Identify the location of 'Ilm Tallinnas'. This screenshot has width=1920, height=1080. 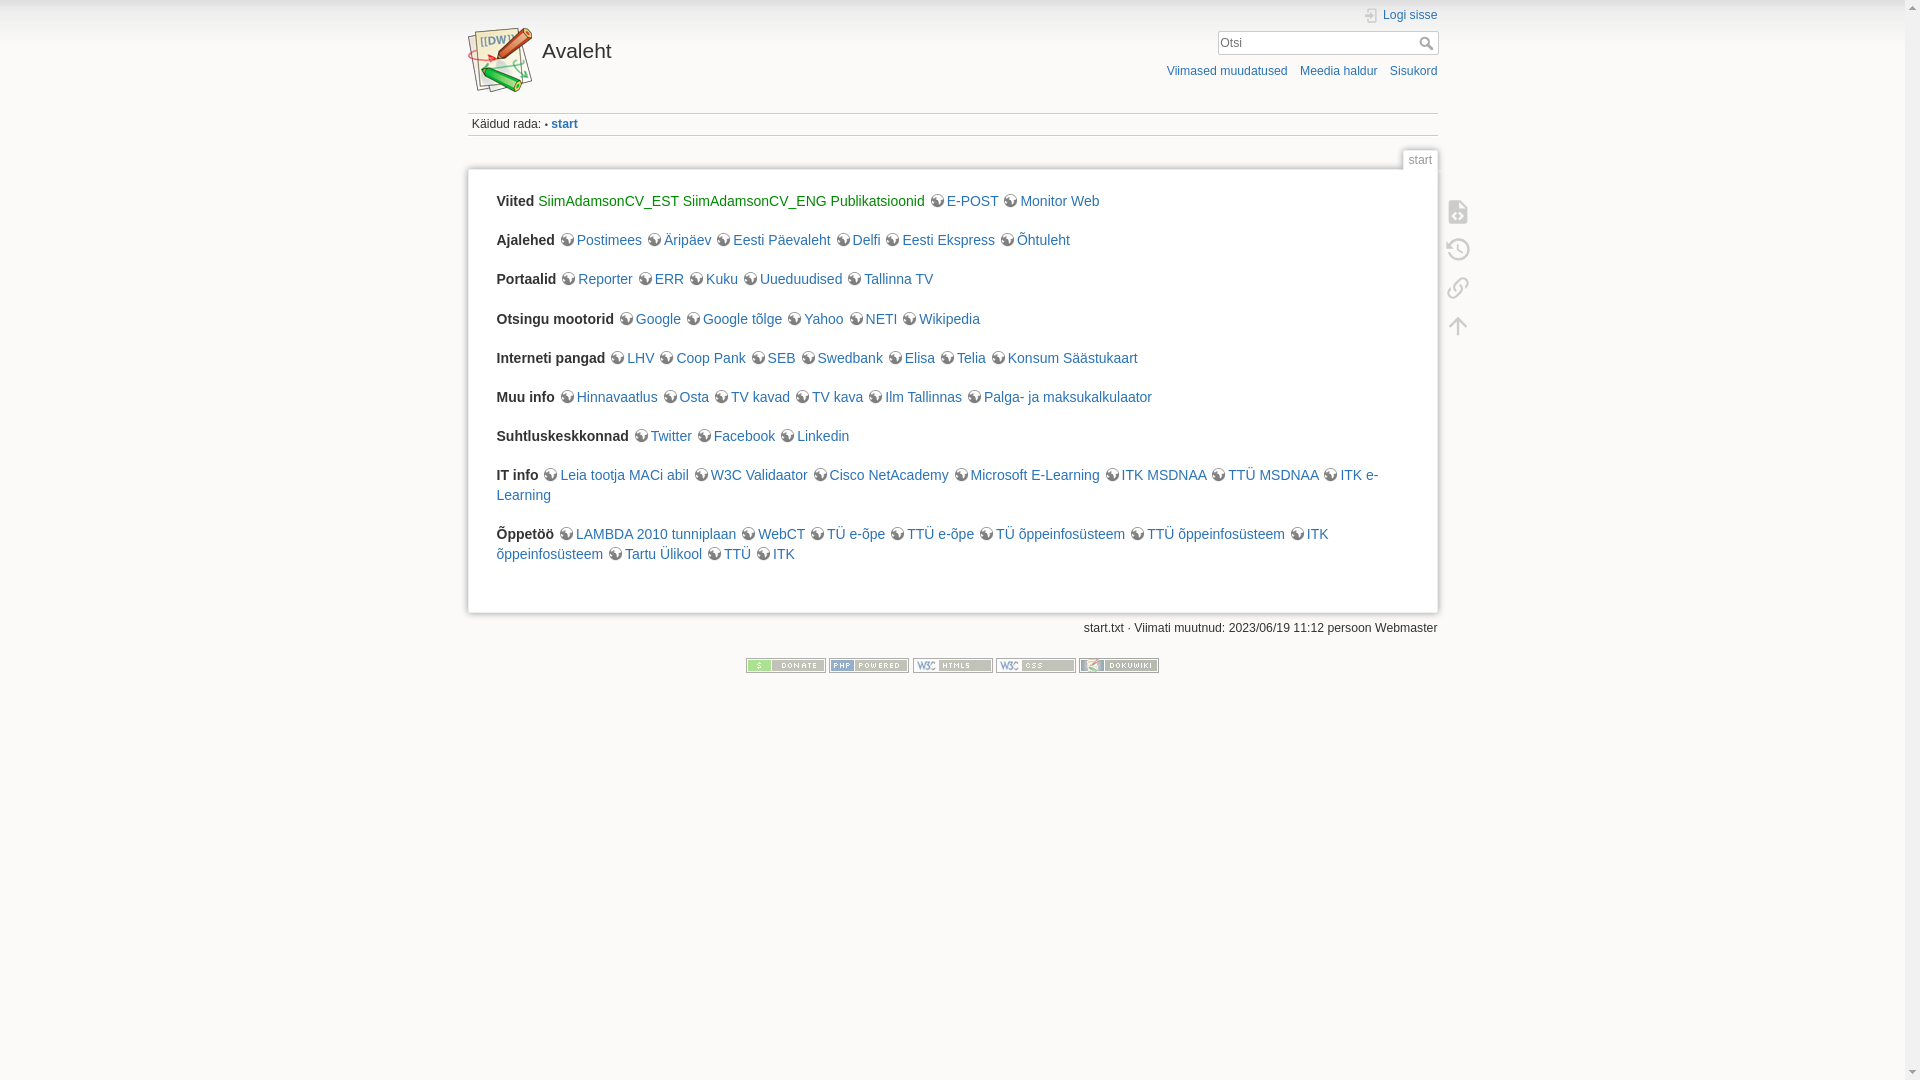
(913, 397).